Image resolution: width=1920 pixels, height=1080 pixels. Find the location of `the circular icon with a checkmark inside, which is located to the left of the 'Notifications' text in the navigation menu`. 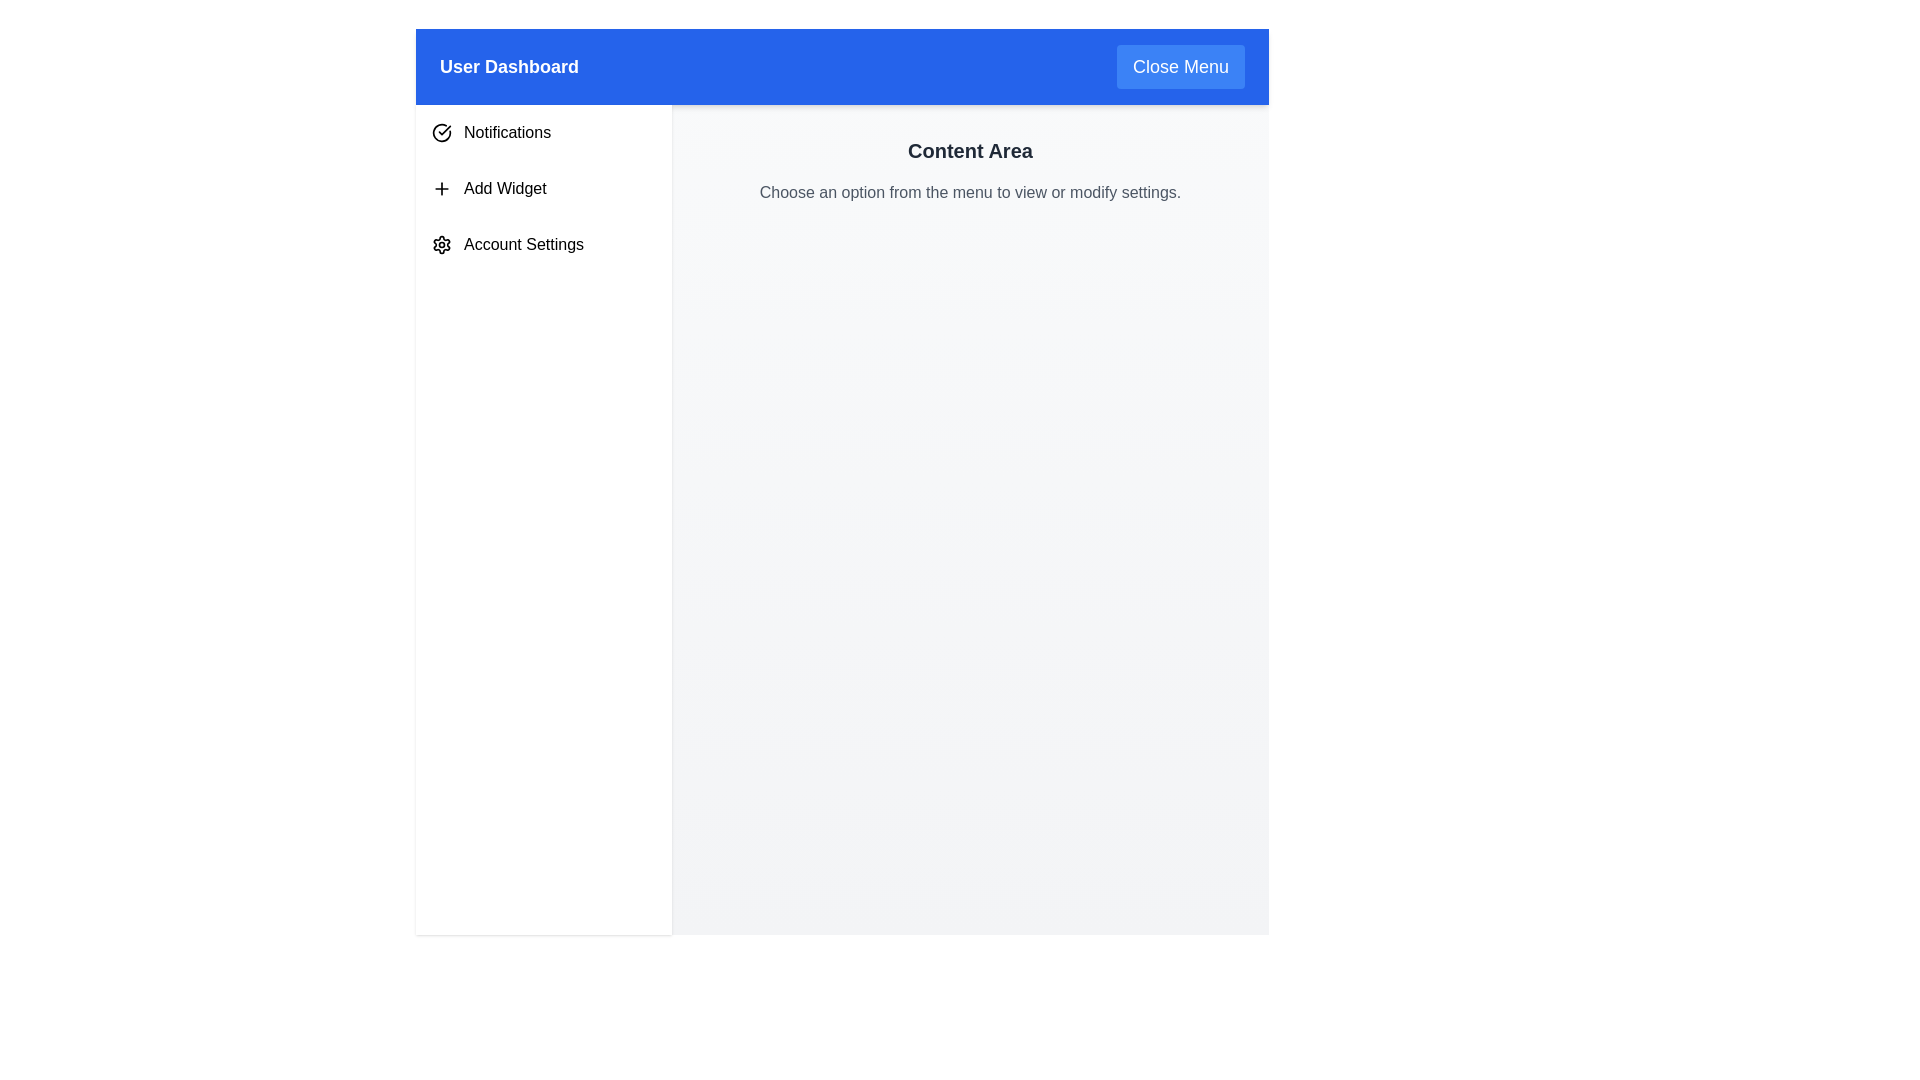

the circular icon with a checkmark inside, which is located to the left of the 'Notifications' text in the navigation menu is located at coordinates (440, 132).